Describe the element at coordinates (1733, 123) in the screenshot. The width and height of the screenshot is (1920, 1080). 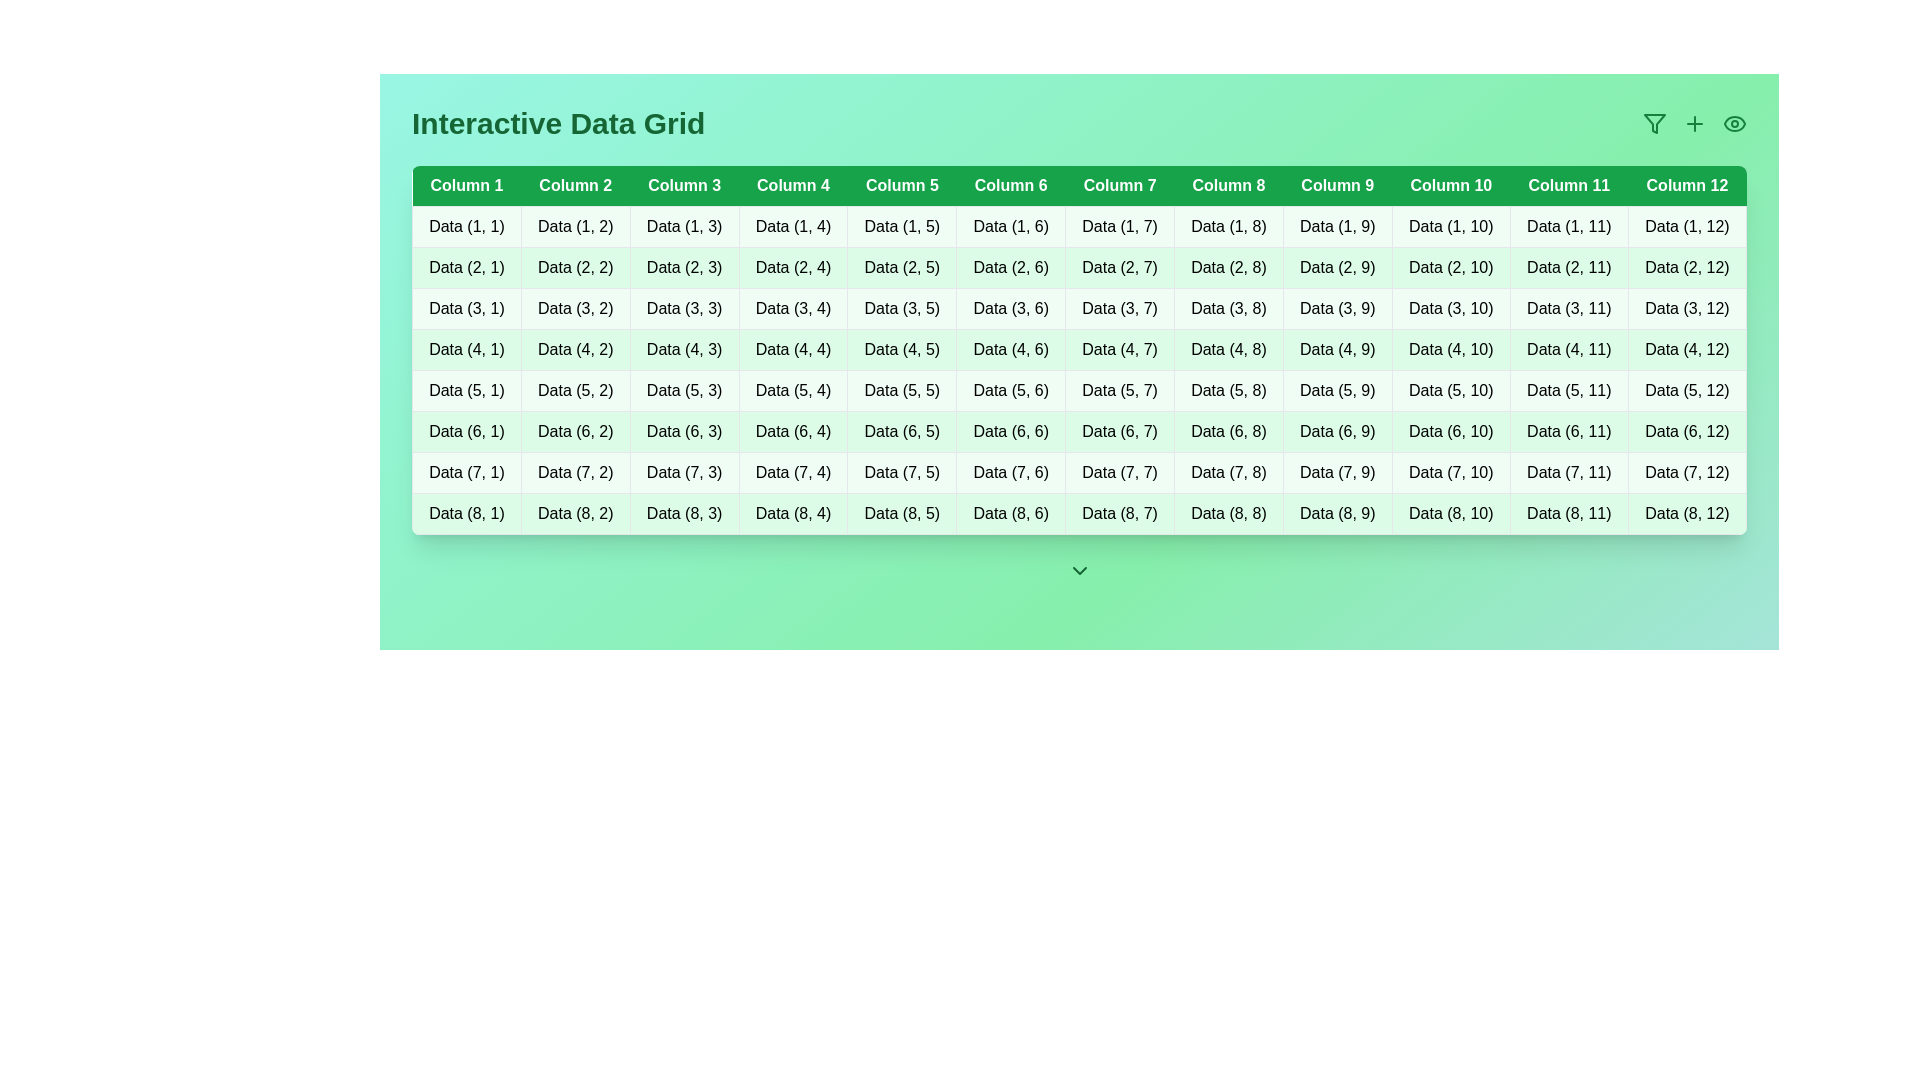
I see `the eye icon to toggle the visibility of the data grid` at that location.